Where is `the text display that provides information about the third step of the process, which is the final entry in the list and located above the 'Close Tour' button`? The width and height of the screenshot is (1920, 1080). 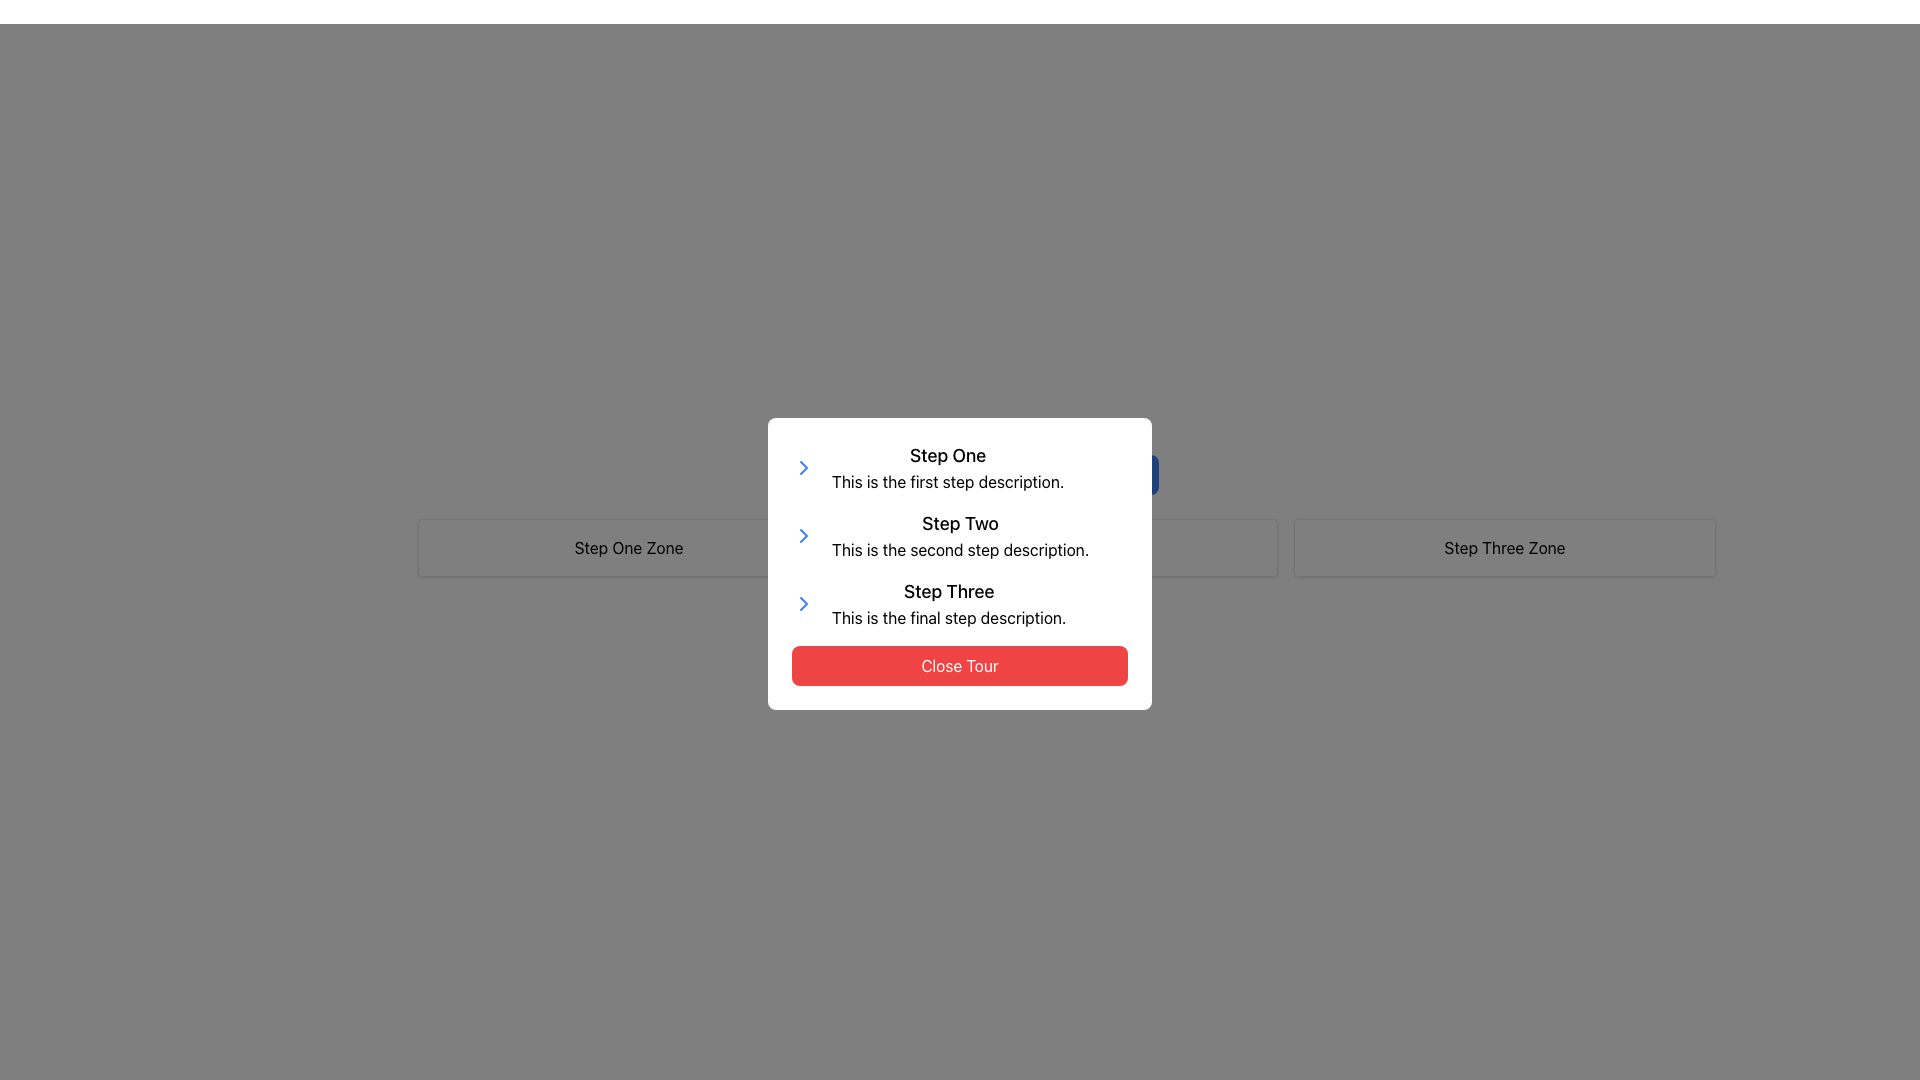 the text display that provides information about the third step of the process, which is the final entry in the list and located above the 'Close Tour' button is located at coordinates (960, 603).